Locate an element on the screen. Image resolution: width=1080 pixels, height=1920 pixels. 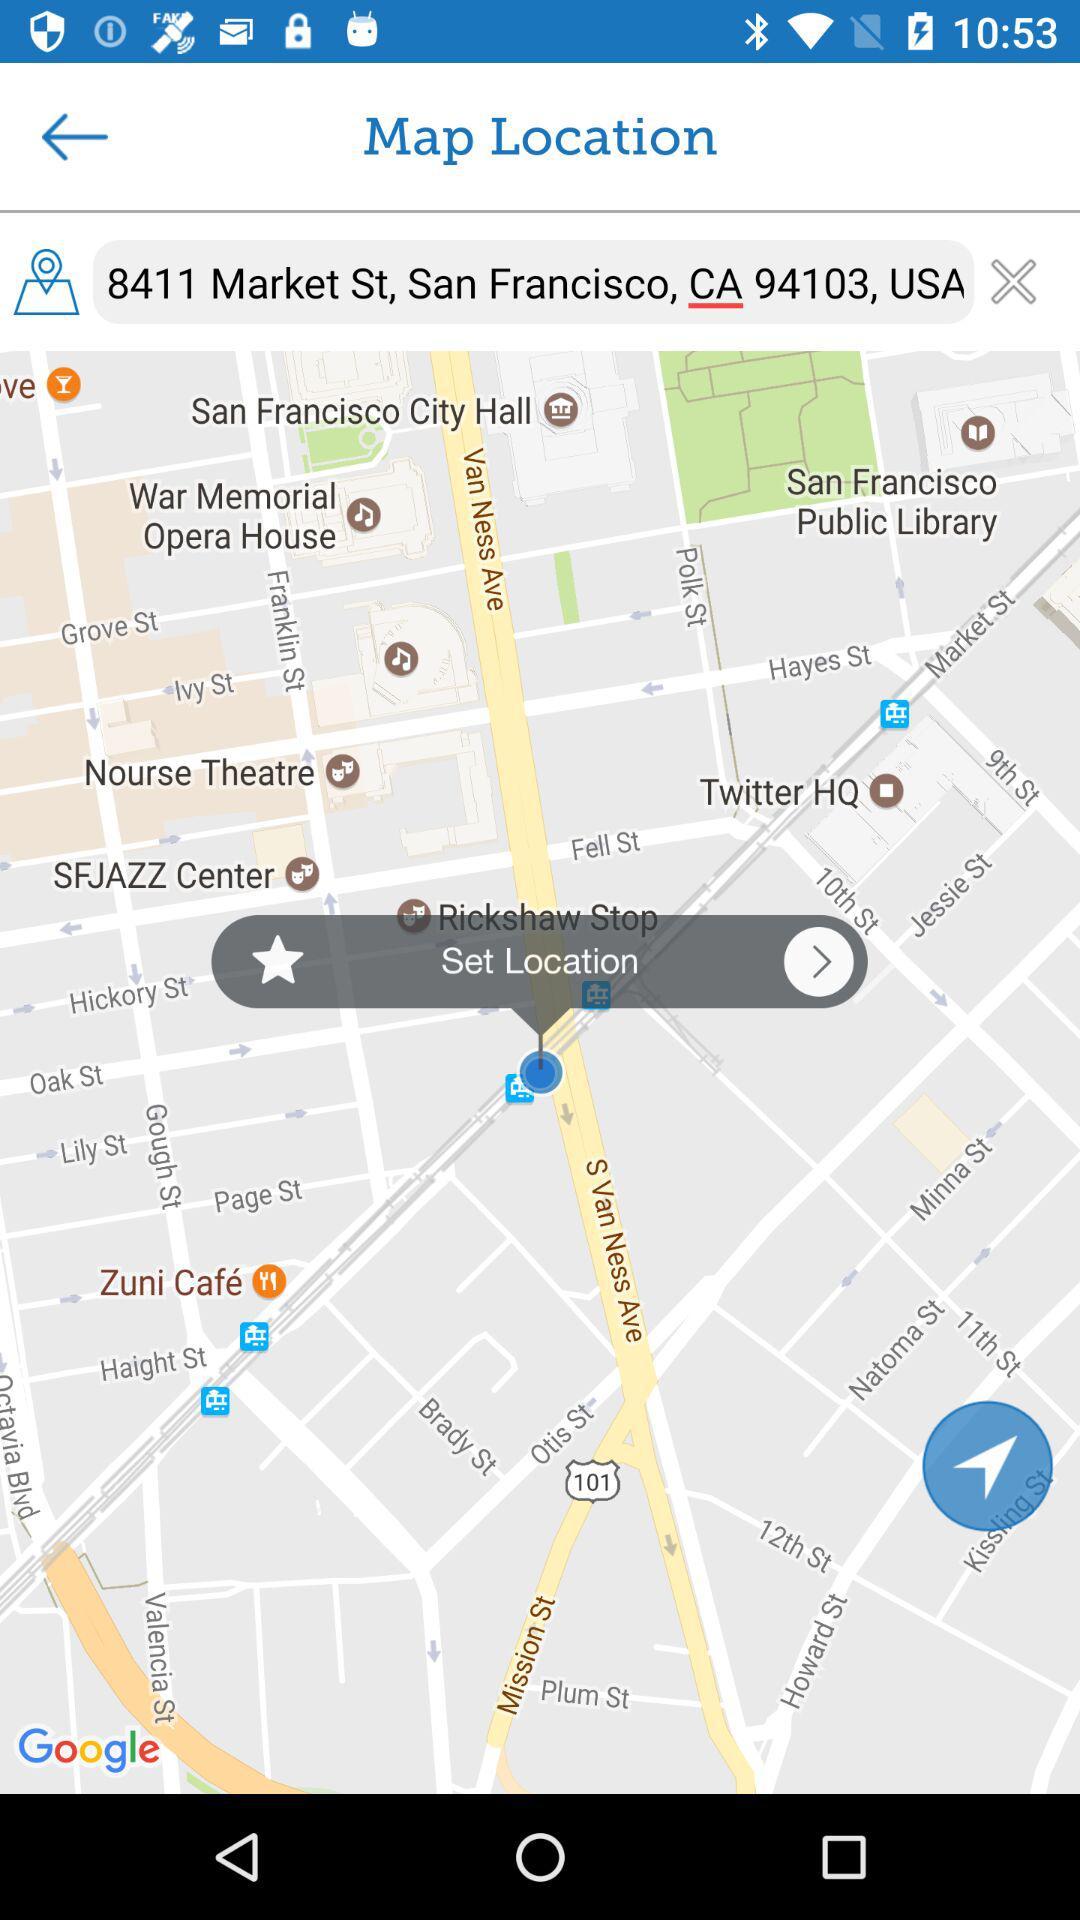
the icon next to the map location icon is located at coordinates (73, 135).